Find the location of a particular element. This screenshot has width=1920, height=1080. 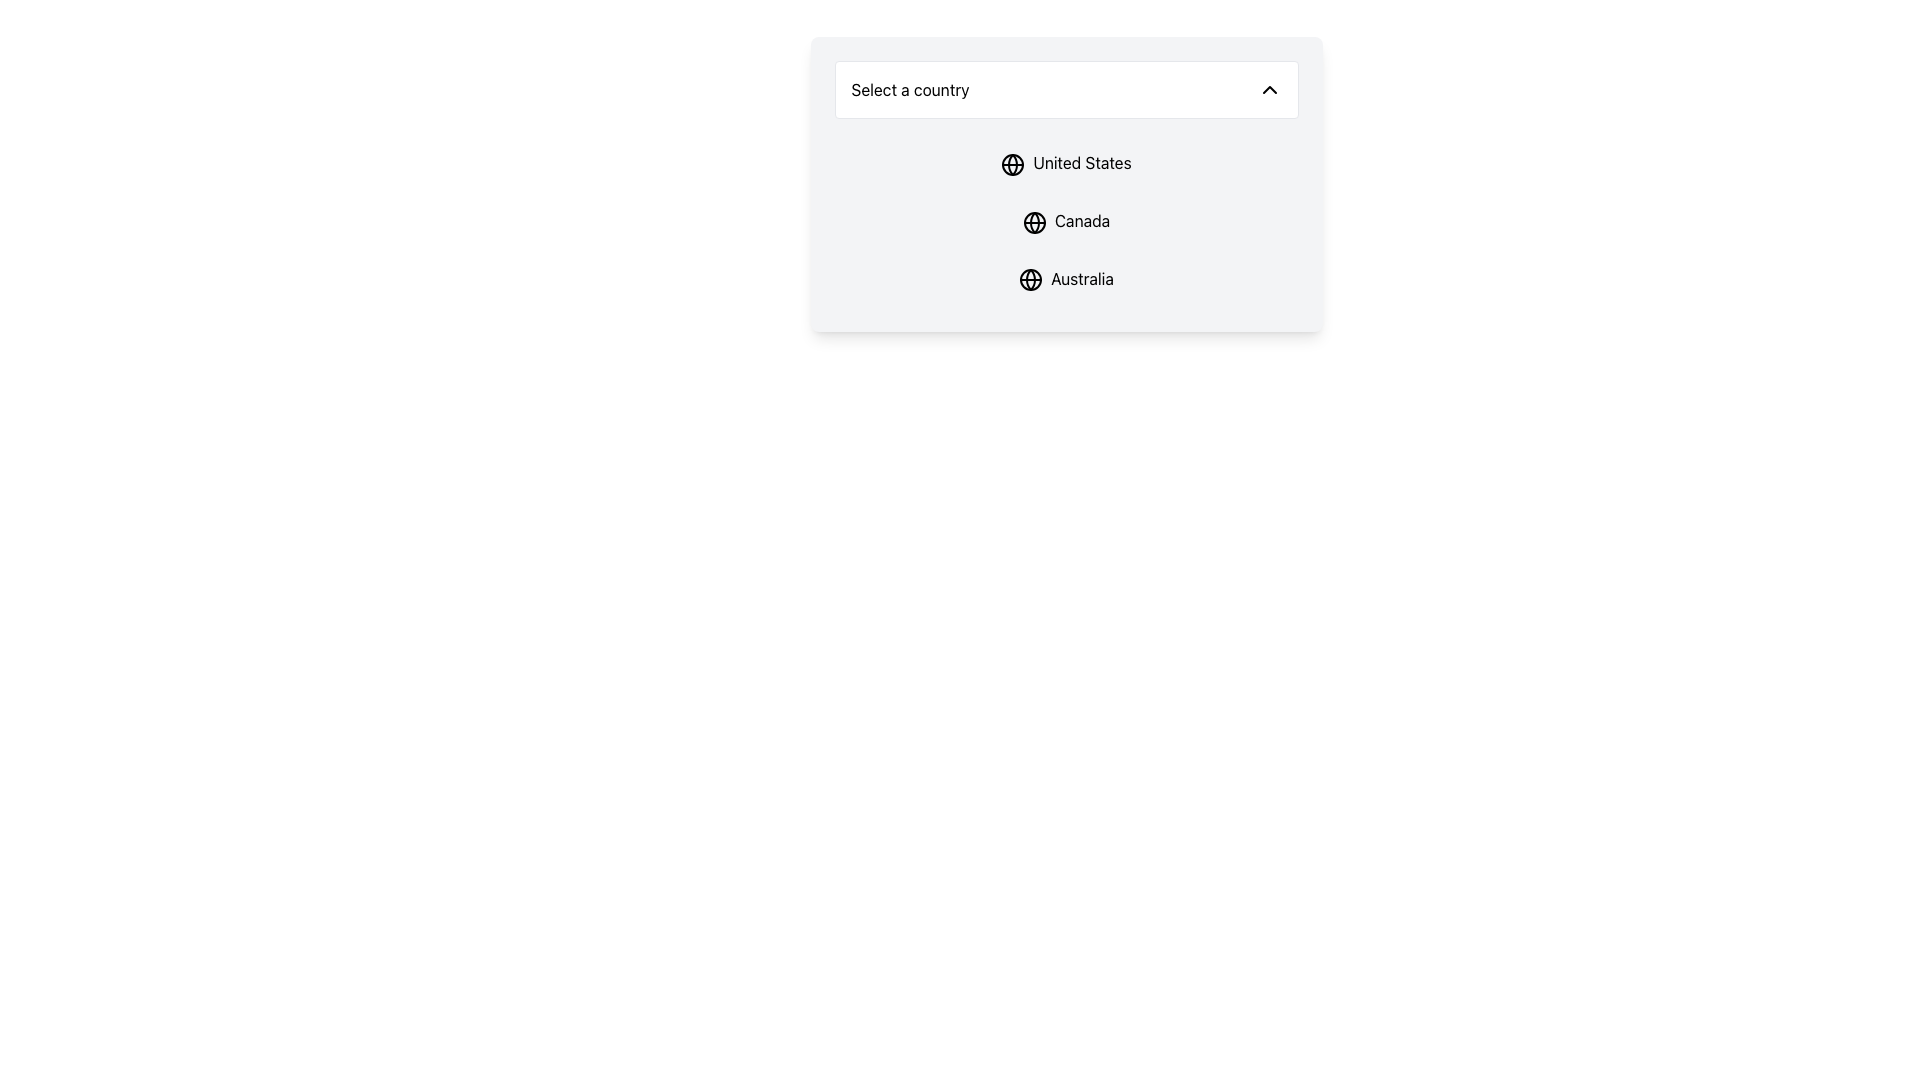

the first circle element in the SVG icon located next to the text 'Canada' in the dropdown menu is located at coordinates (1034, 222).